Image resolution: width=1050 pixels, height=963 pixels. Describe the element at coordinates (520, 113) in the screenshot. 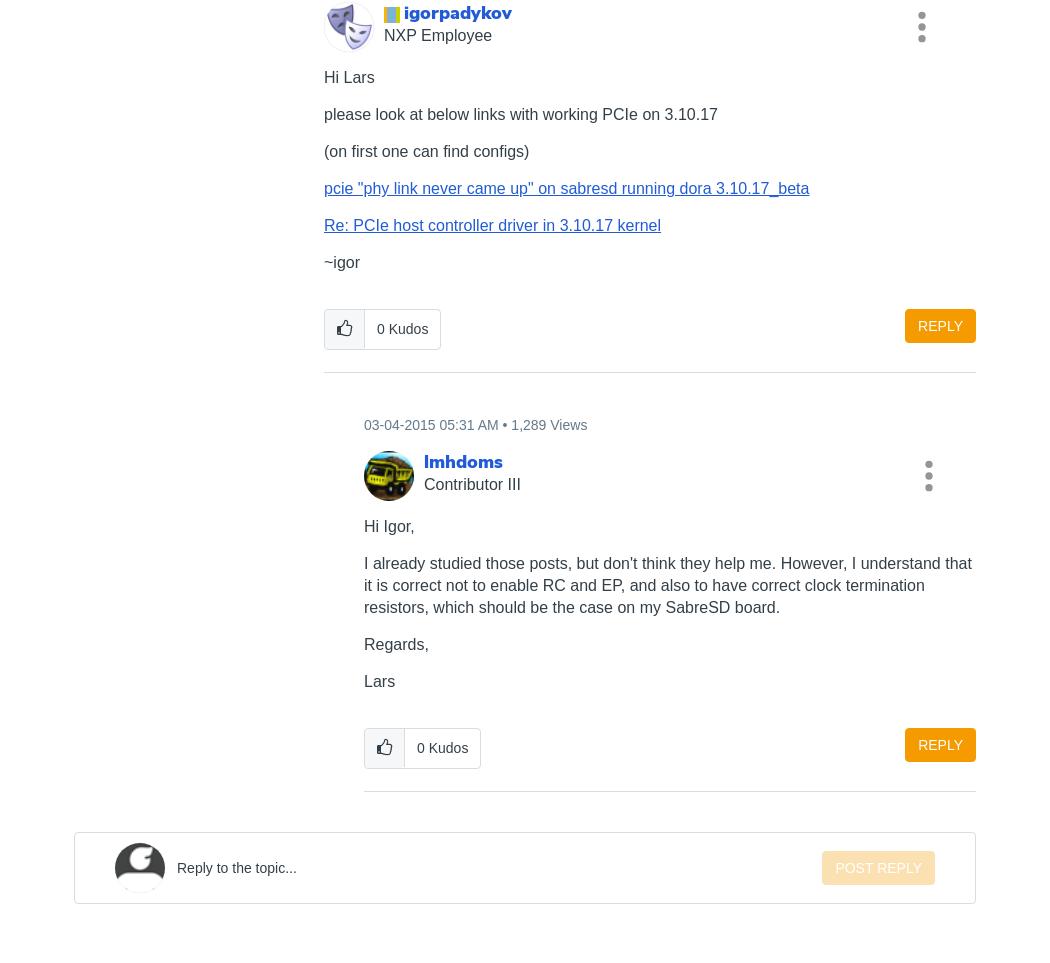

I see `'please look at below links with working PCIe on 3.10.17'` at that location.